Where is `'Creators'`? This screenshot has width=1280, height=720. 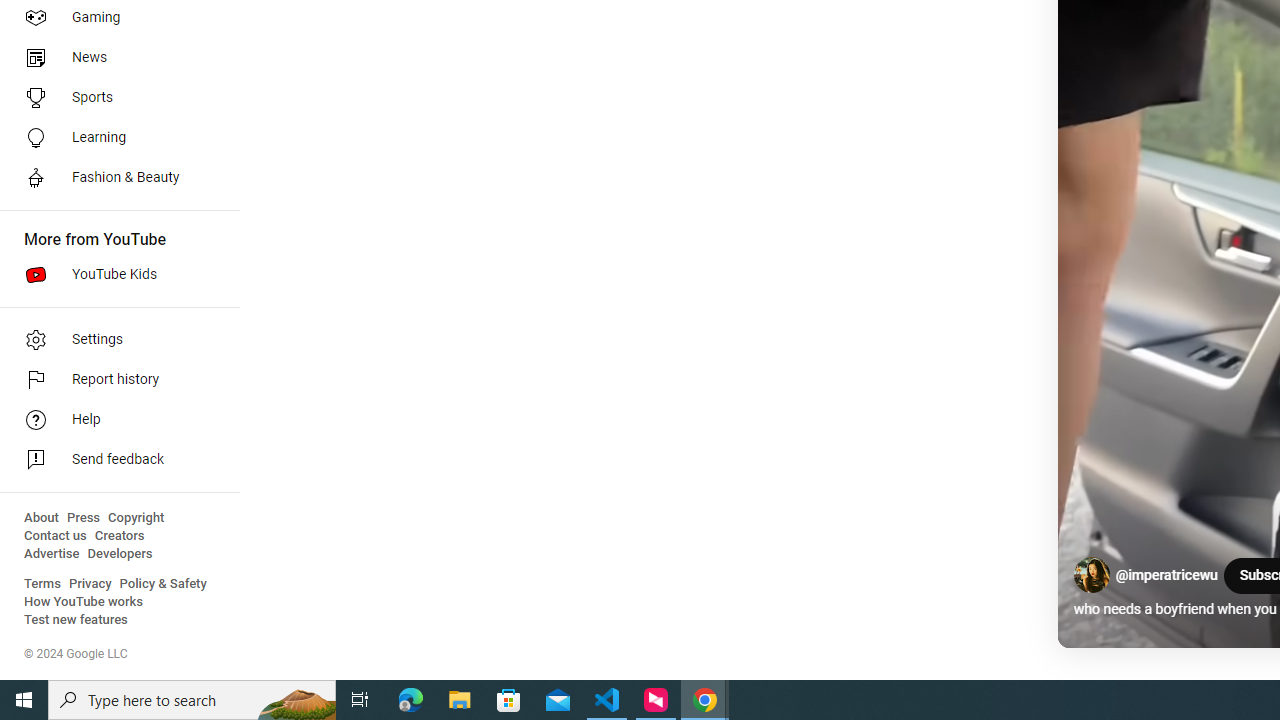 'Creators' is located at coordinates (118, 535).